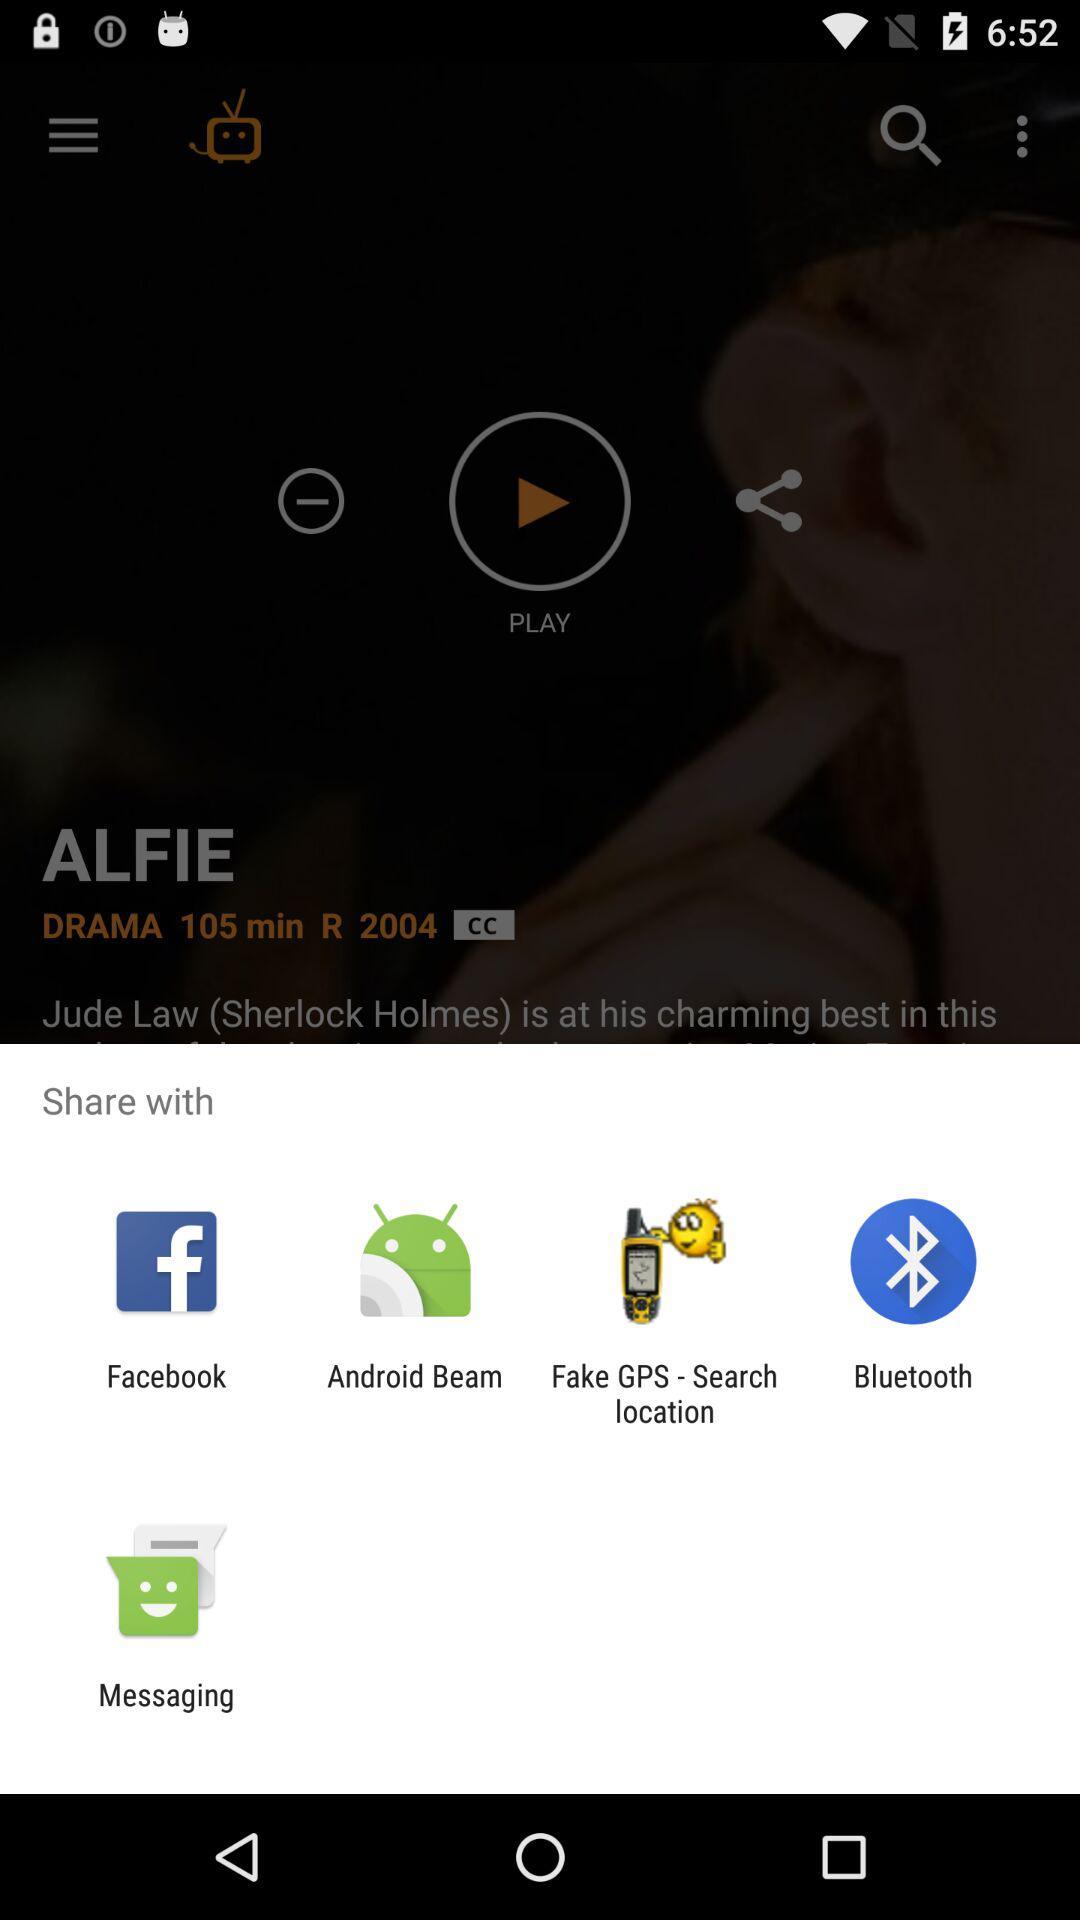 The image size is (1080, 1920). What do you see at coordinates (165, 1392) in the screenshot?
I see `icon next to android beam app` at bounding box center [165, 1392].